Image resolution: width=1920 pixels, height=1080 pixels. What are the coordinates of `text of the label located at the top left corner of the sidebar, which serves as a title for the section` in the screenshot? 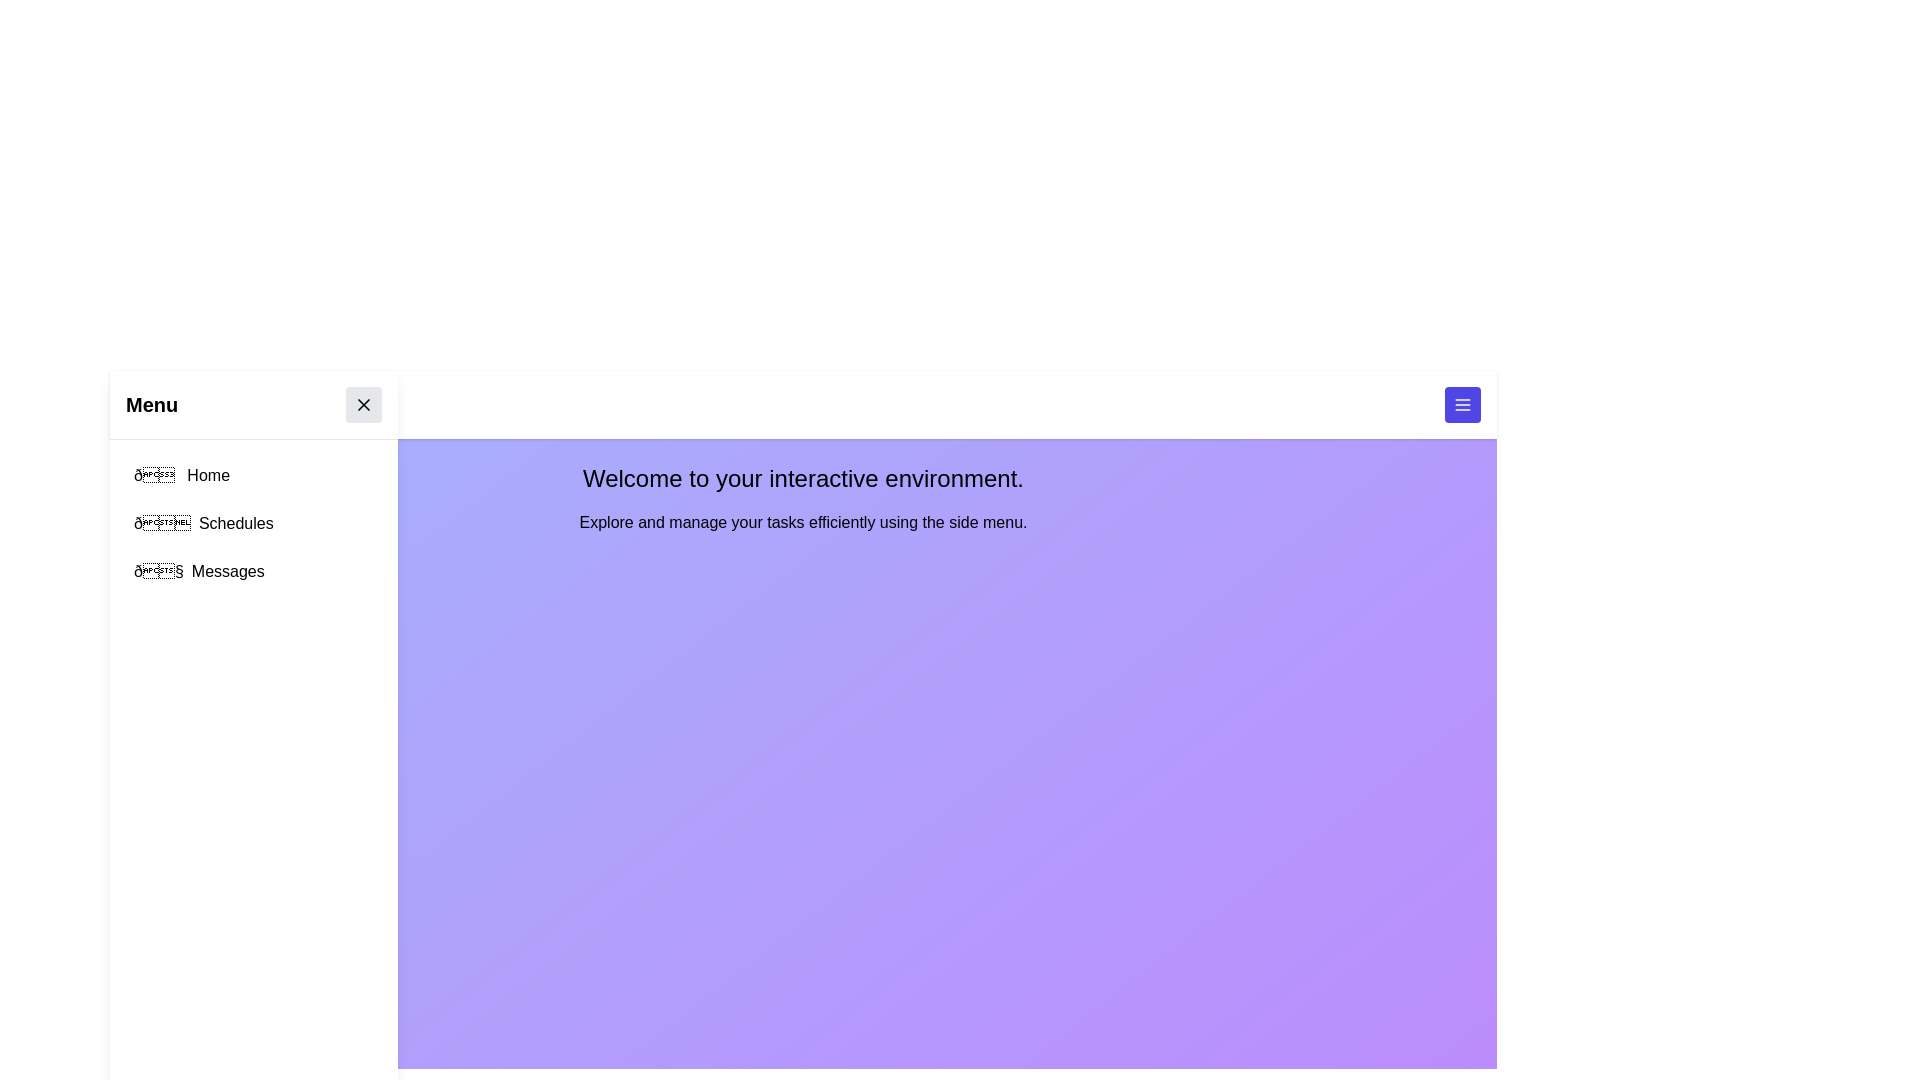 It's located at (151, 405).